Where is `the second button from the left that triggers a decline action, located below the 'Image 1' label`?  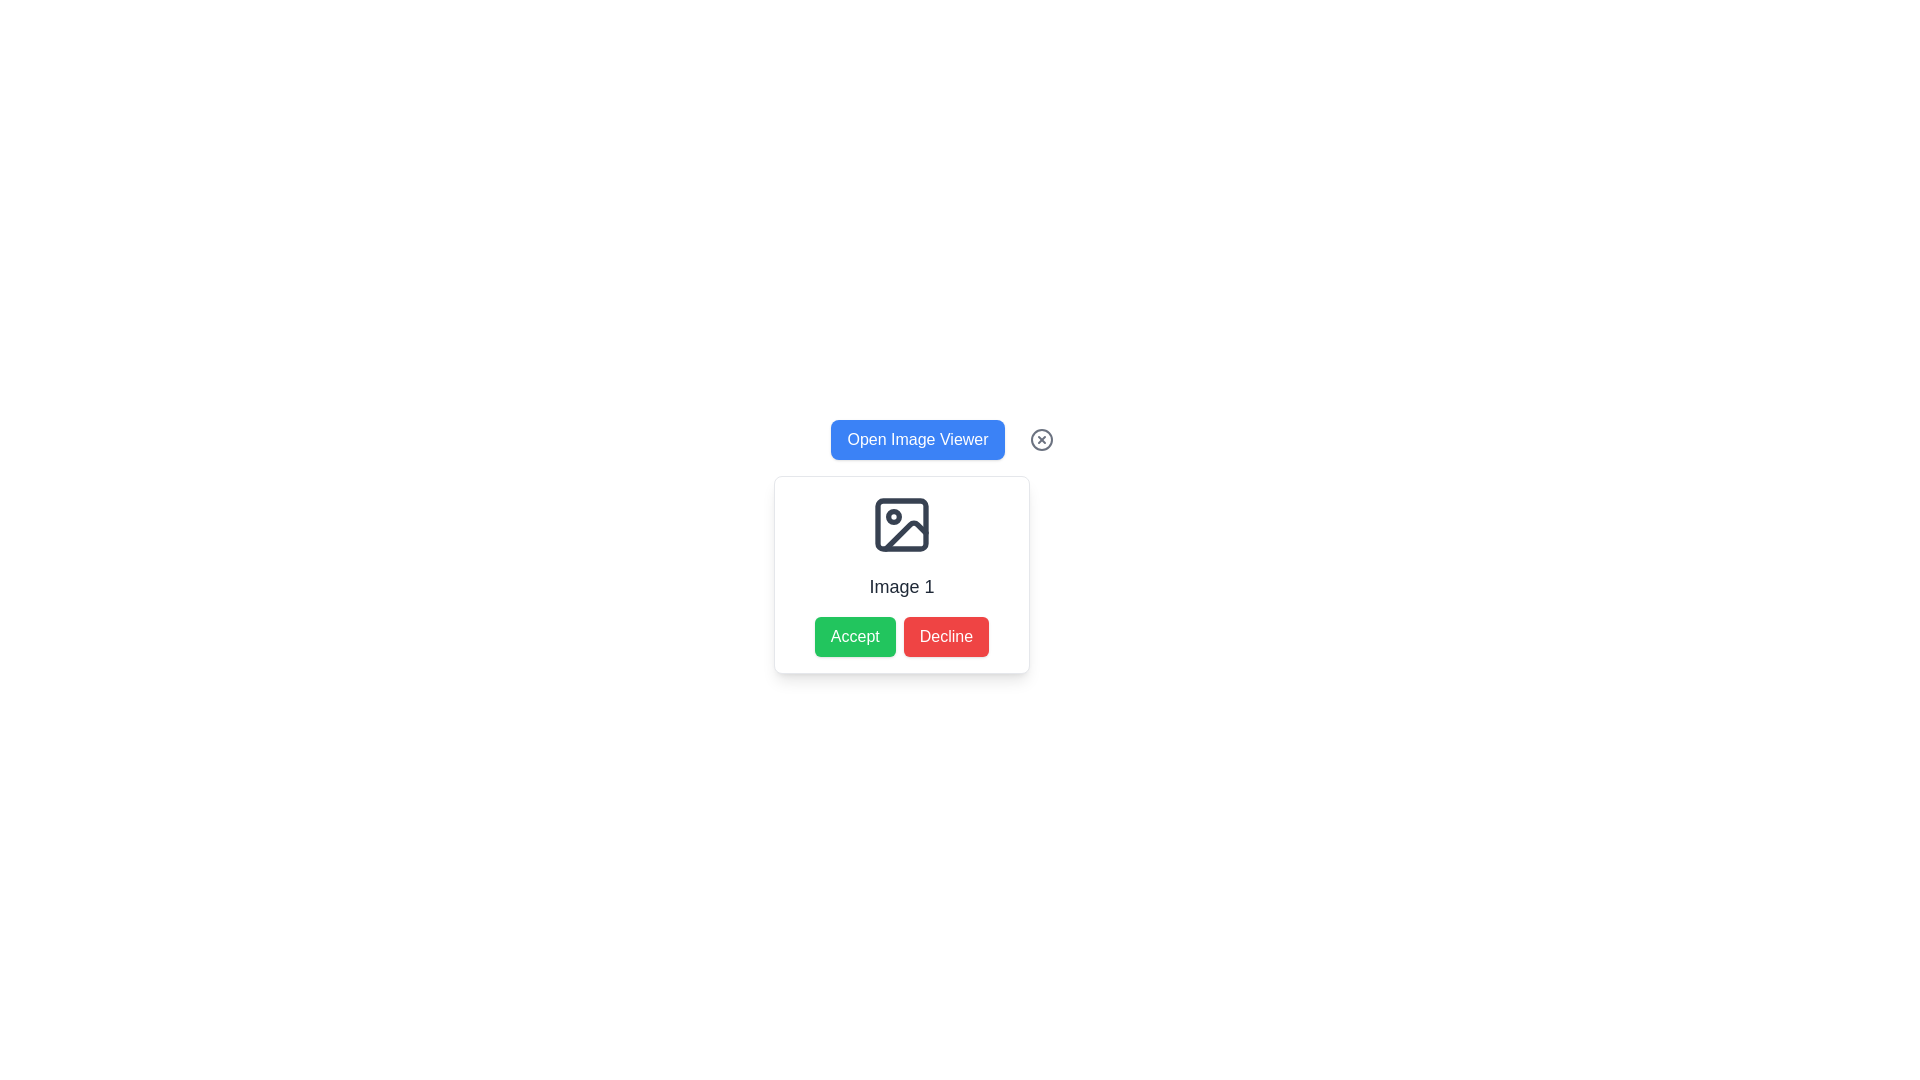
the second button from the left that triggers a decline action, located below the 'Image 1' label is located at coordinates (945, 636).